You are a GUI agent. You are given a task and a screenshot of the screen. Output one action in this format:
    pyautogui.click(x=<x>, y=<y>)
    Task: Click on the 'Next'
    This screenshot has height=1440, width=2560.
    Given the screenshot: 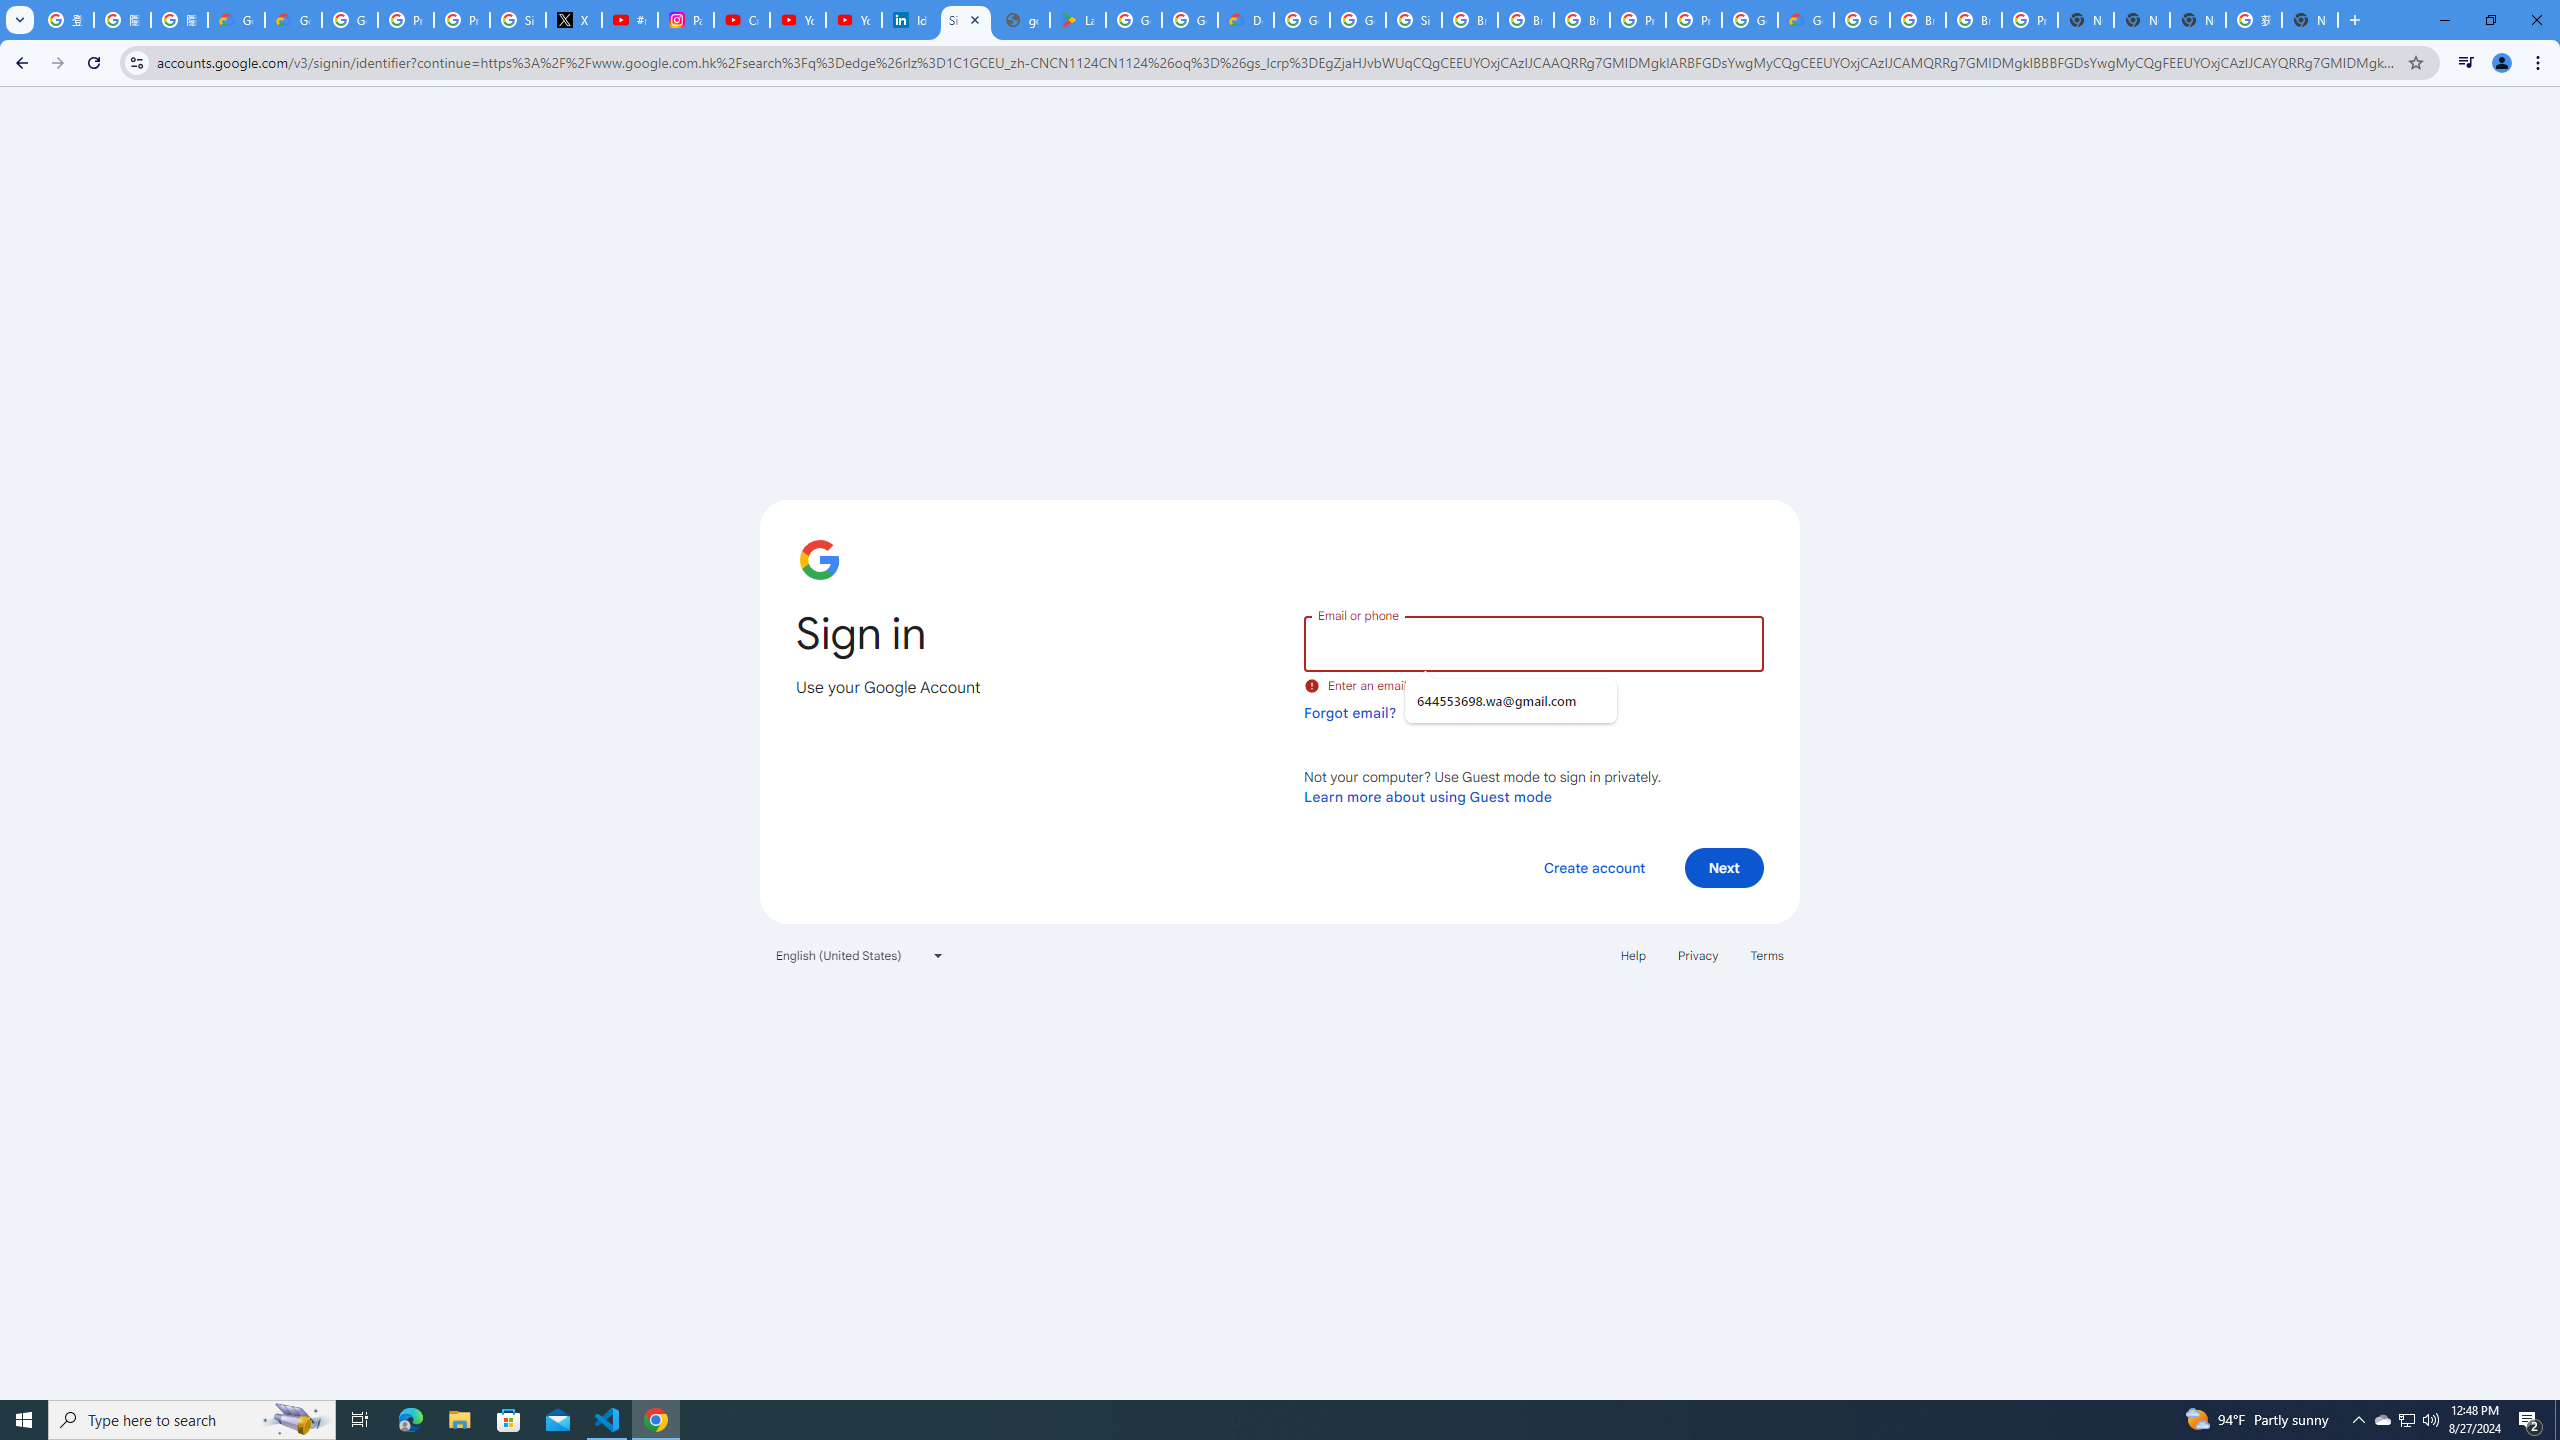 What is the action you would take?
    pyautogui.click(x=1724, y=866)
    